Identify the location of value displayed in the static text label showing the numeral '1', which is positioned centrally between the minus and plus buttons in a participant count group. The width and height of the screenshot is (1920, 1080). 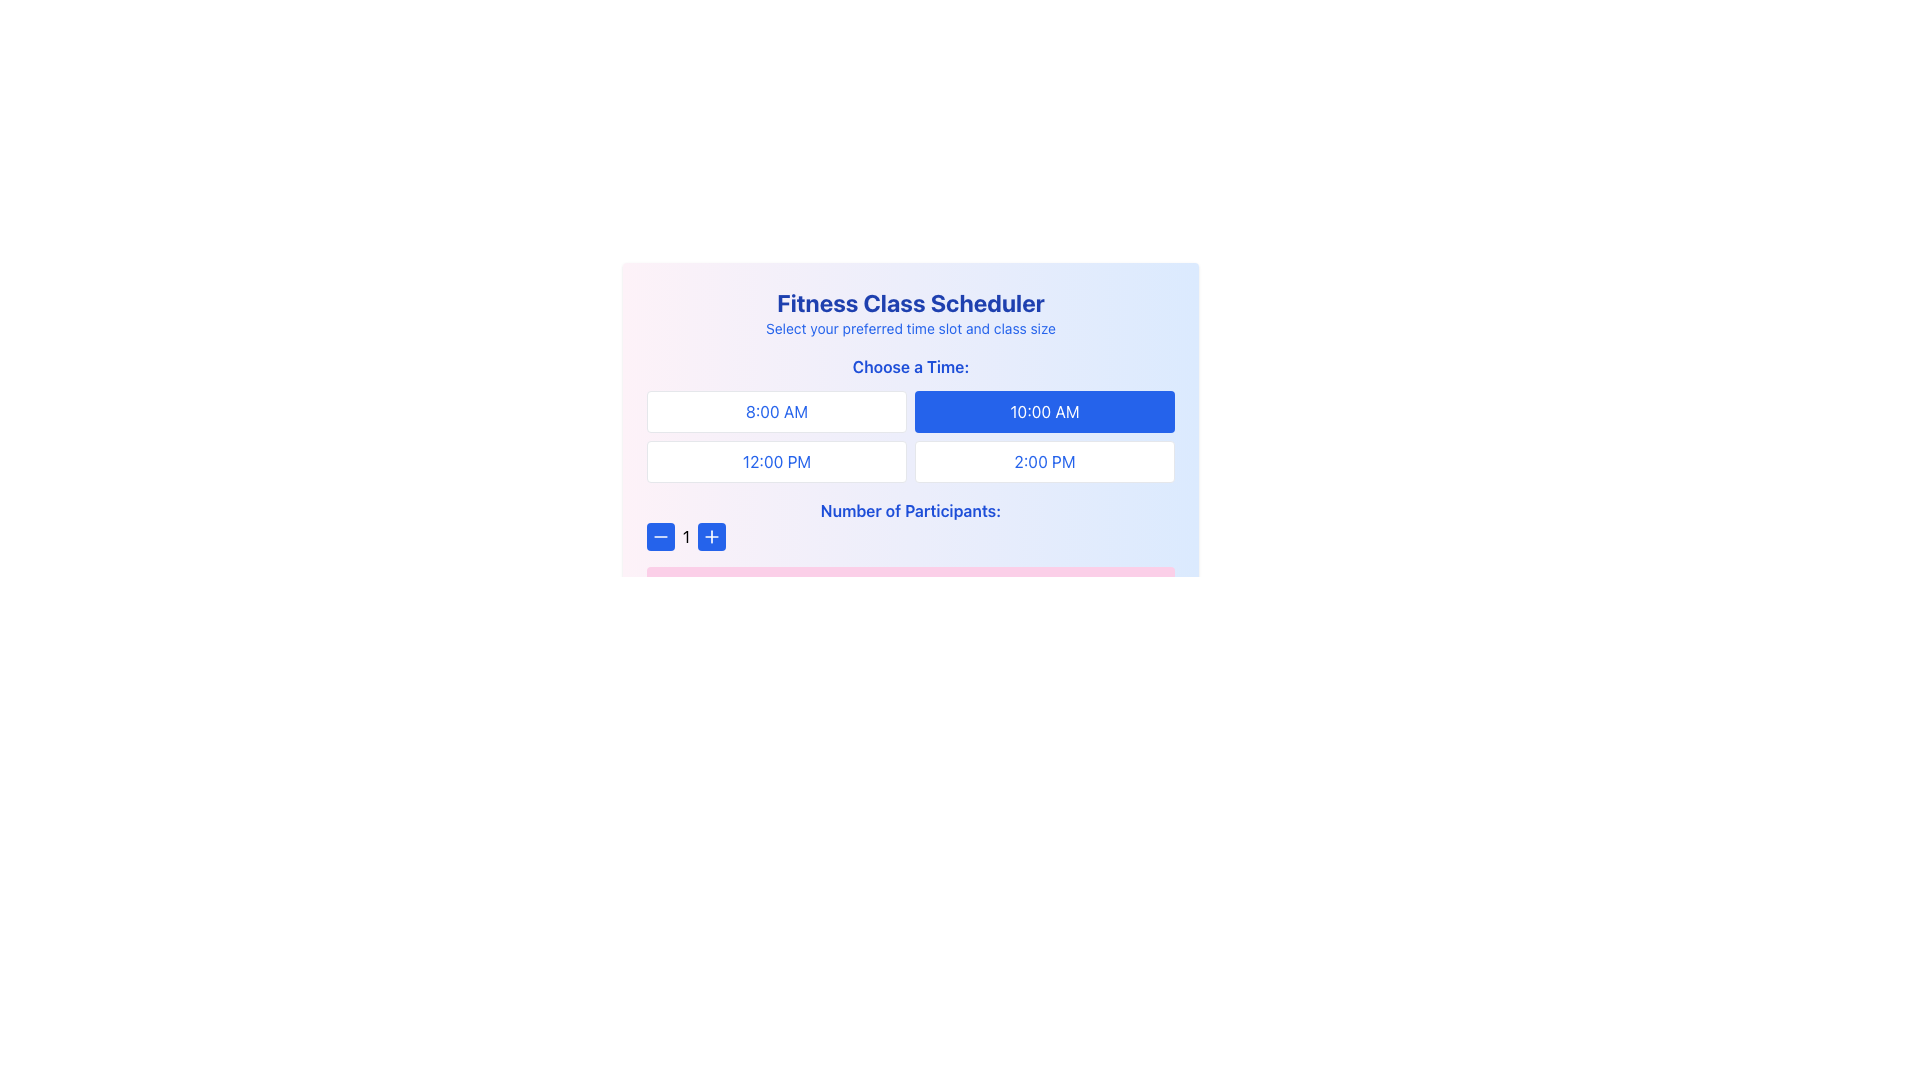
(686, 535).